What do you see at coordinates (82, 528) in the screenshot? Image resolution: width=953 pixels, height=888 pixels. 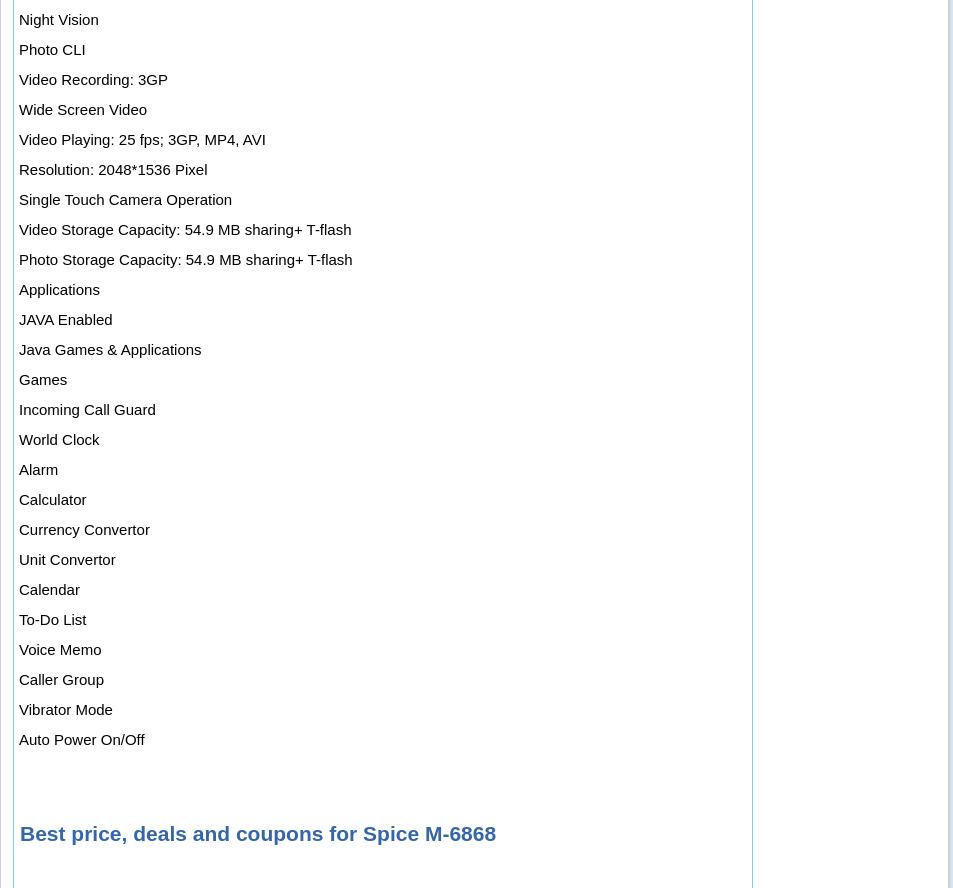 I see `'Currency Convertor'` at bounding box center [82, 528].